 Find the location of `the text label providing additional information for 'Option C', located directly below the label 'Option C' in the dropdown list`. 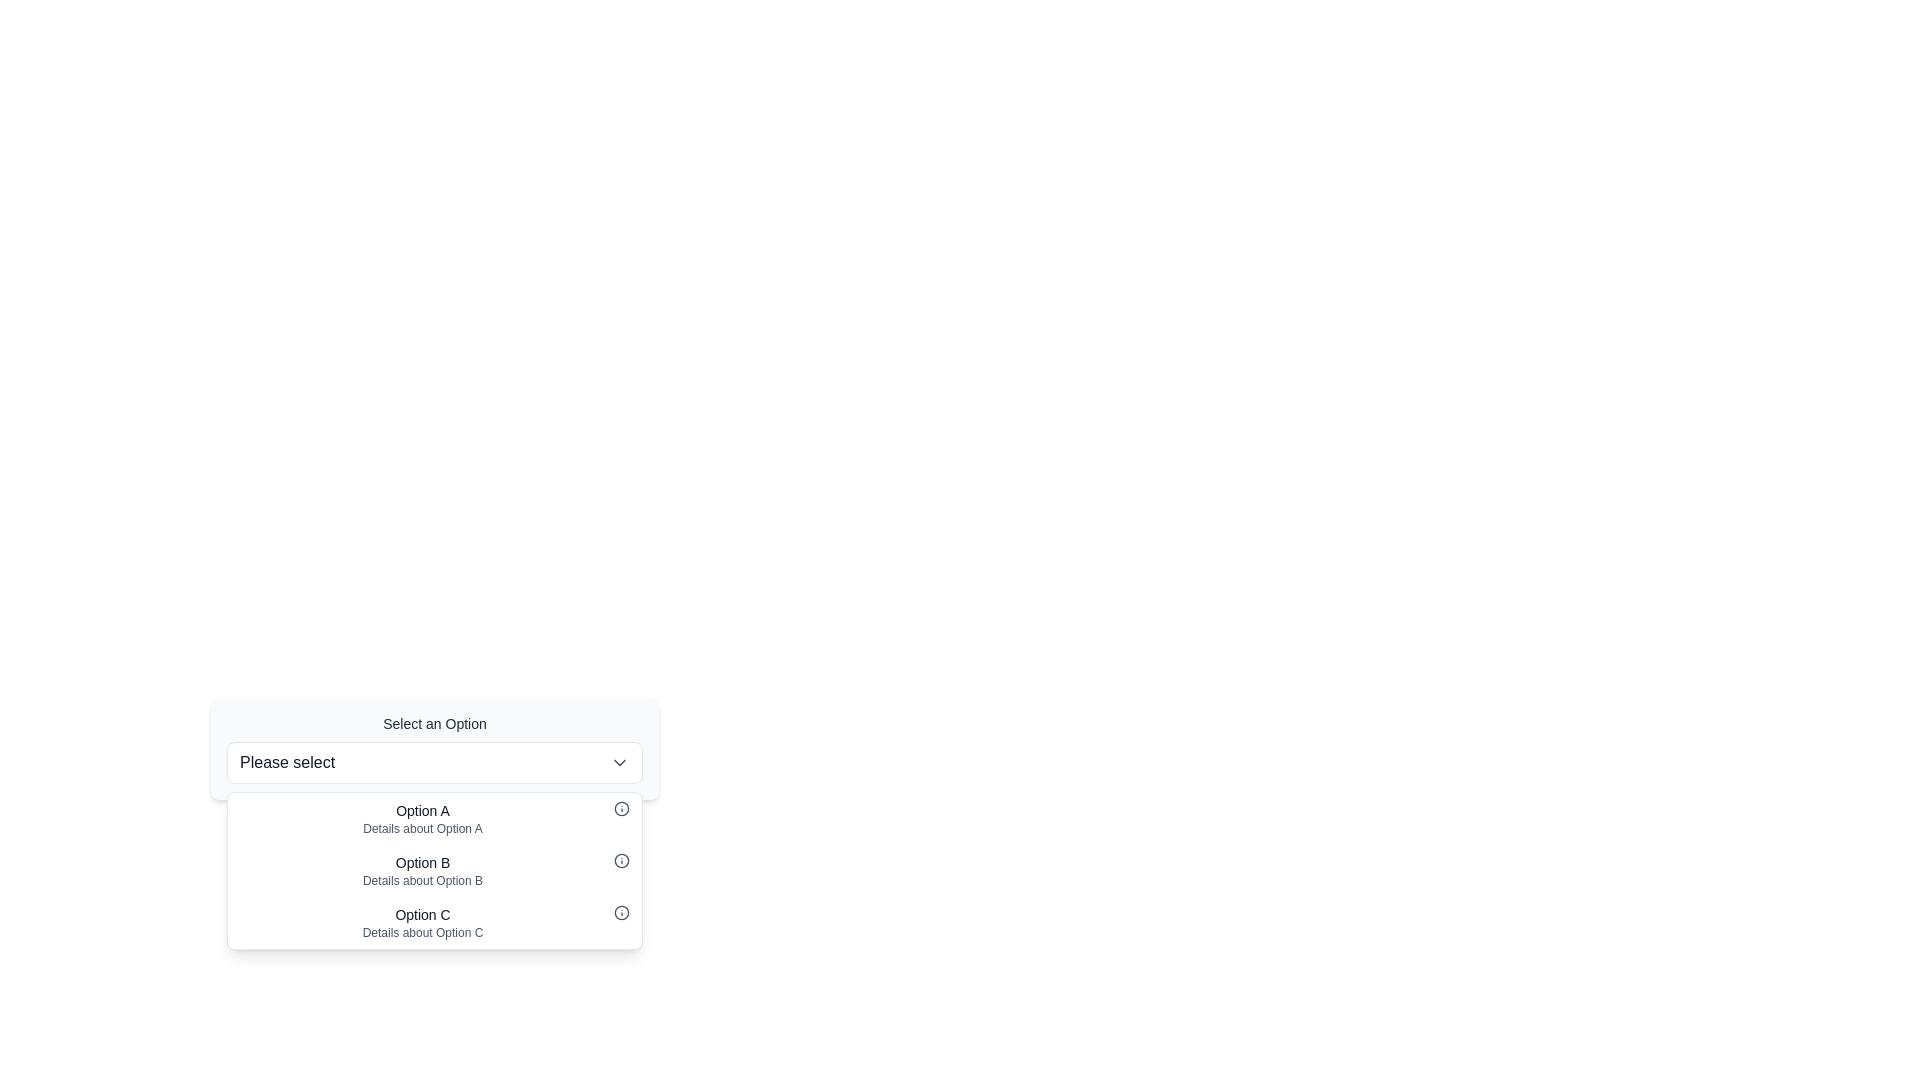

the text label providing additional information for 'Option C', located directly below the label 'Option C' in the dropdown list is located at coordinates (421, 933).